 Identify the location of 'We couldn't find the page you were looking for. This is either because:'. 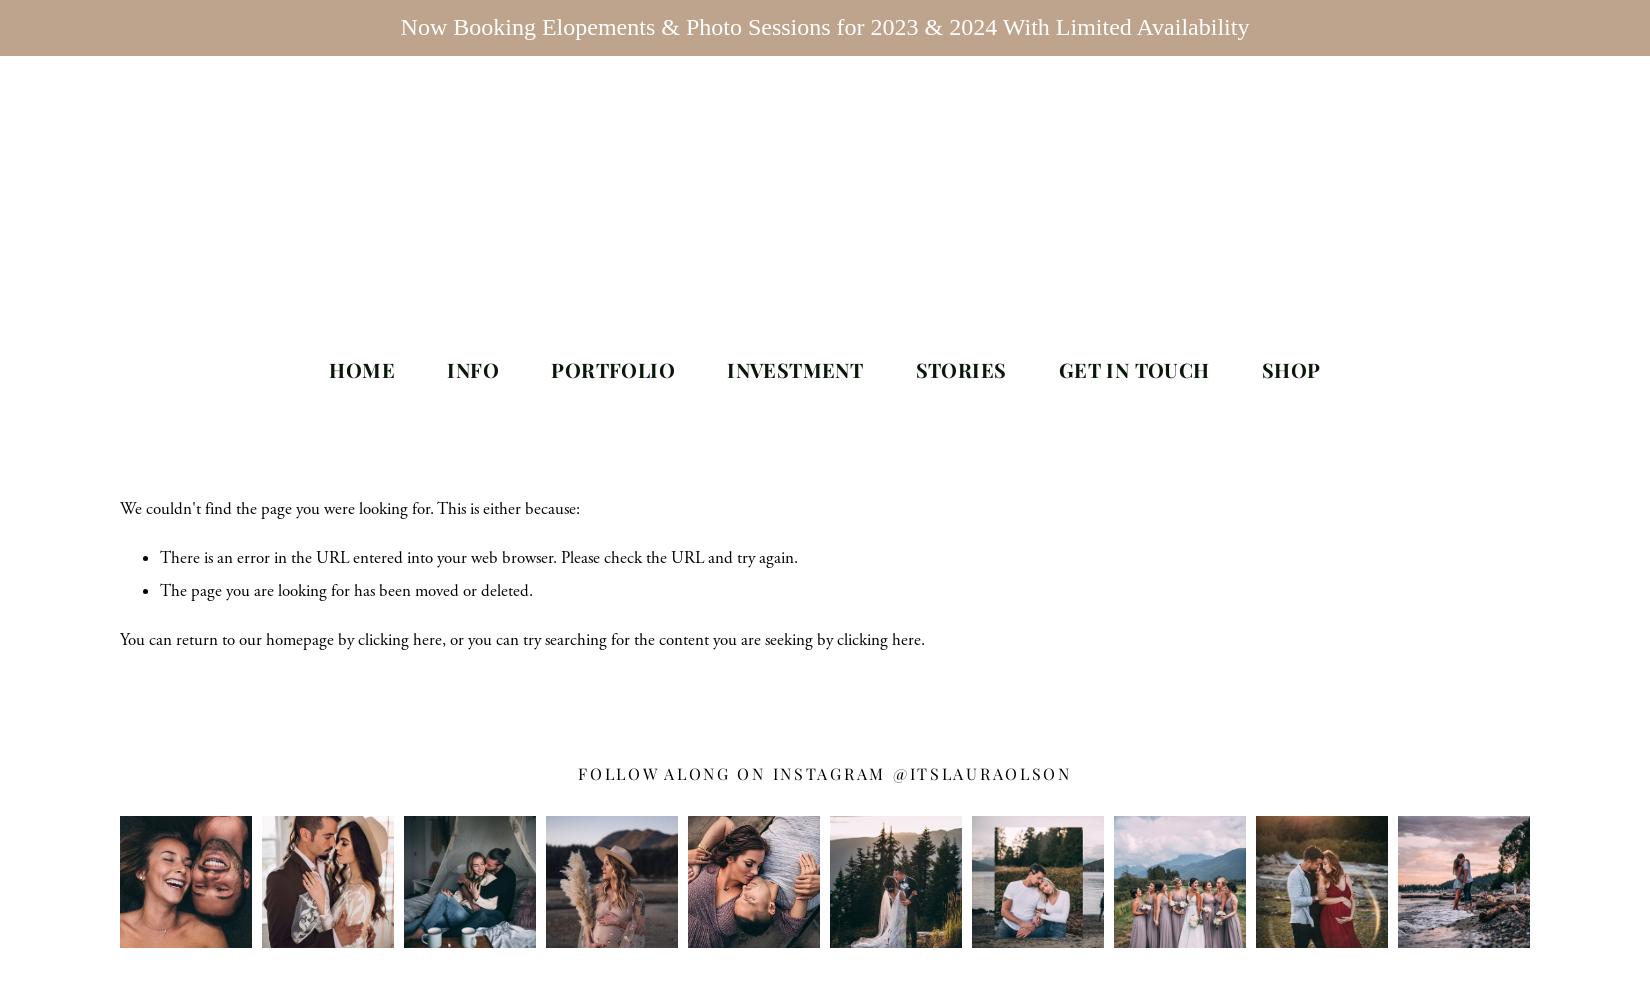
(119, 509).